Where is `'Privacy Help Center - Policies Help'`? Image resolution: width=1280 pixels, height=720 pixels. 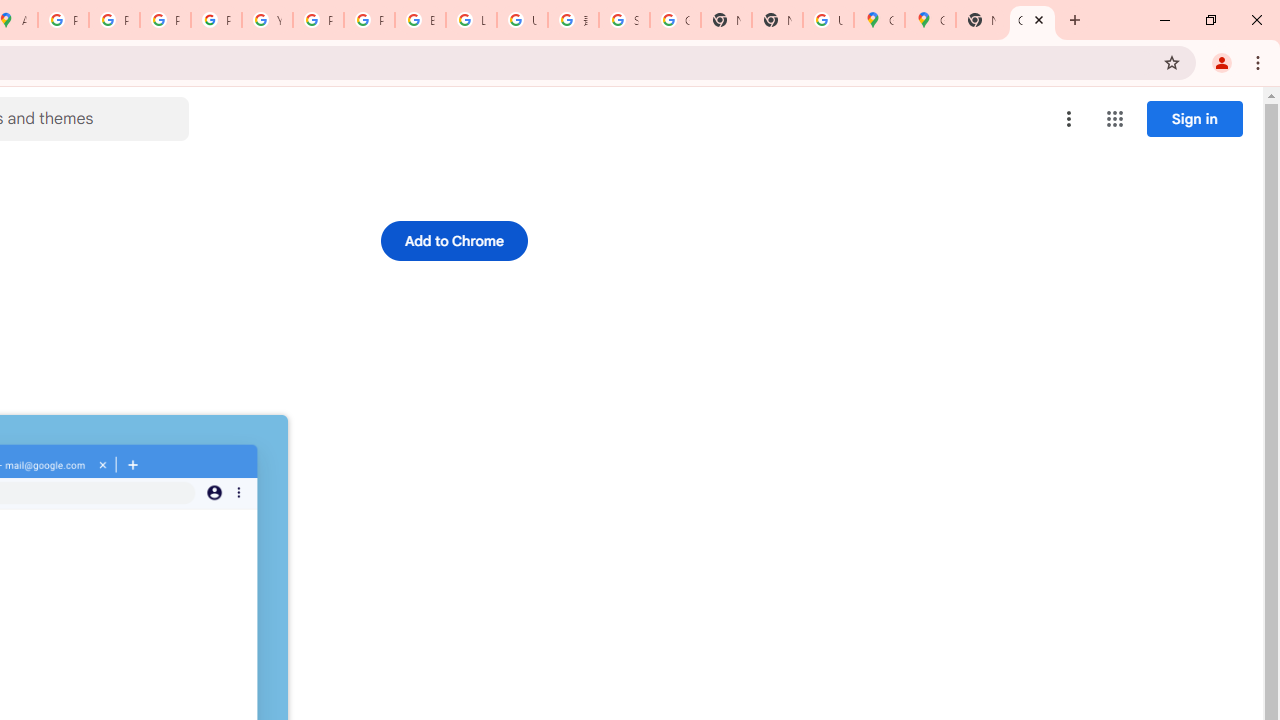
'Privacy Help Center - Policies Help' is located at coordinates (165, 20).